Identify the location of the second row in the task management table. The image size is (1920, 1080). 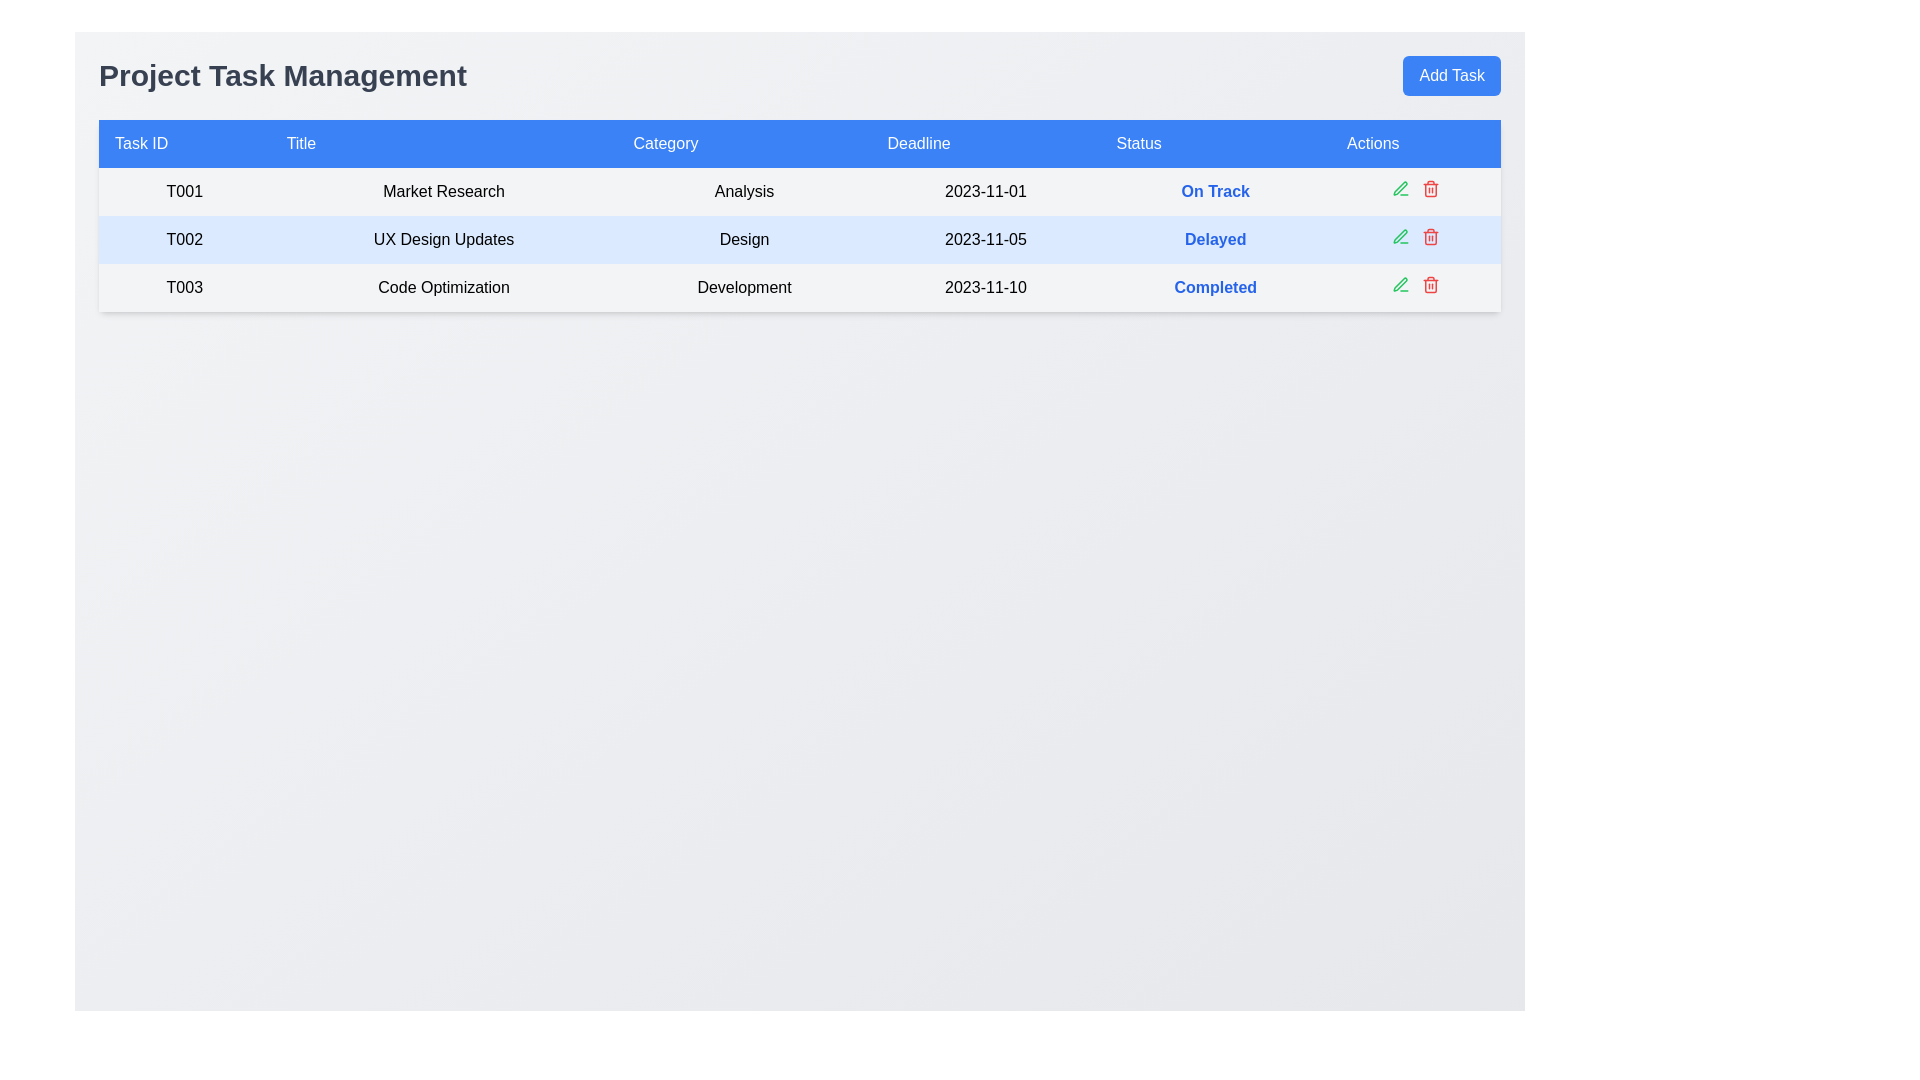
(800, 238).